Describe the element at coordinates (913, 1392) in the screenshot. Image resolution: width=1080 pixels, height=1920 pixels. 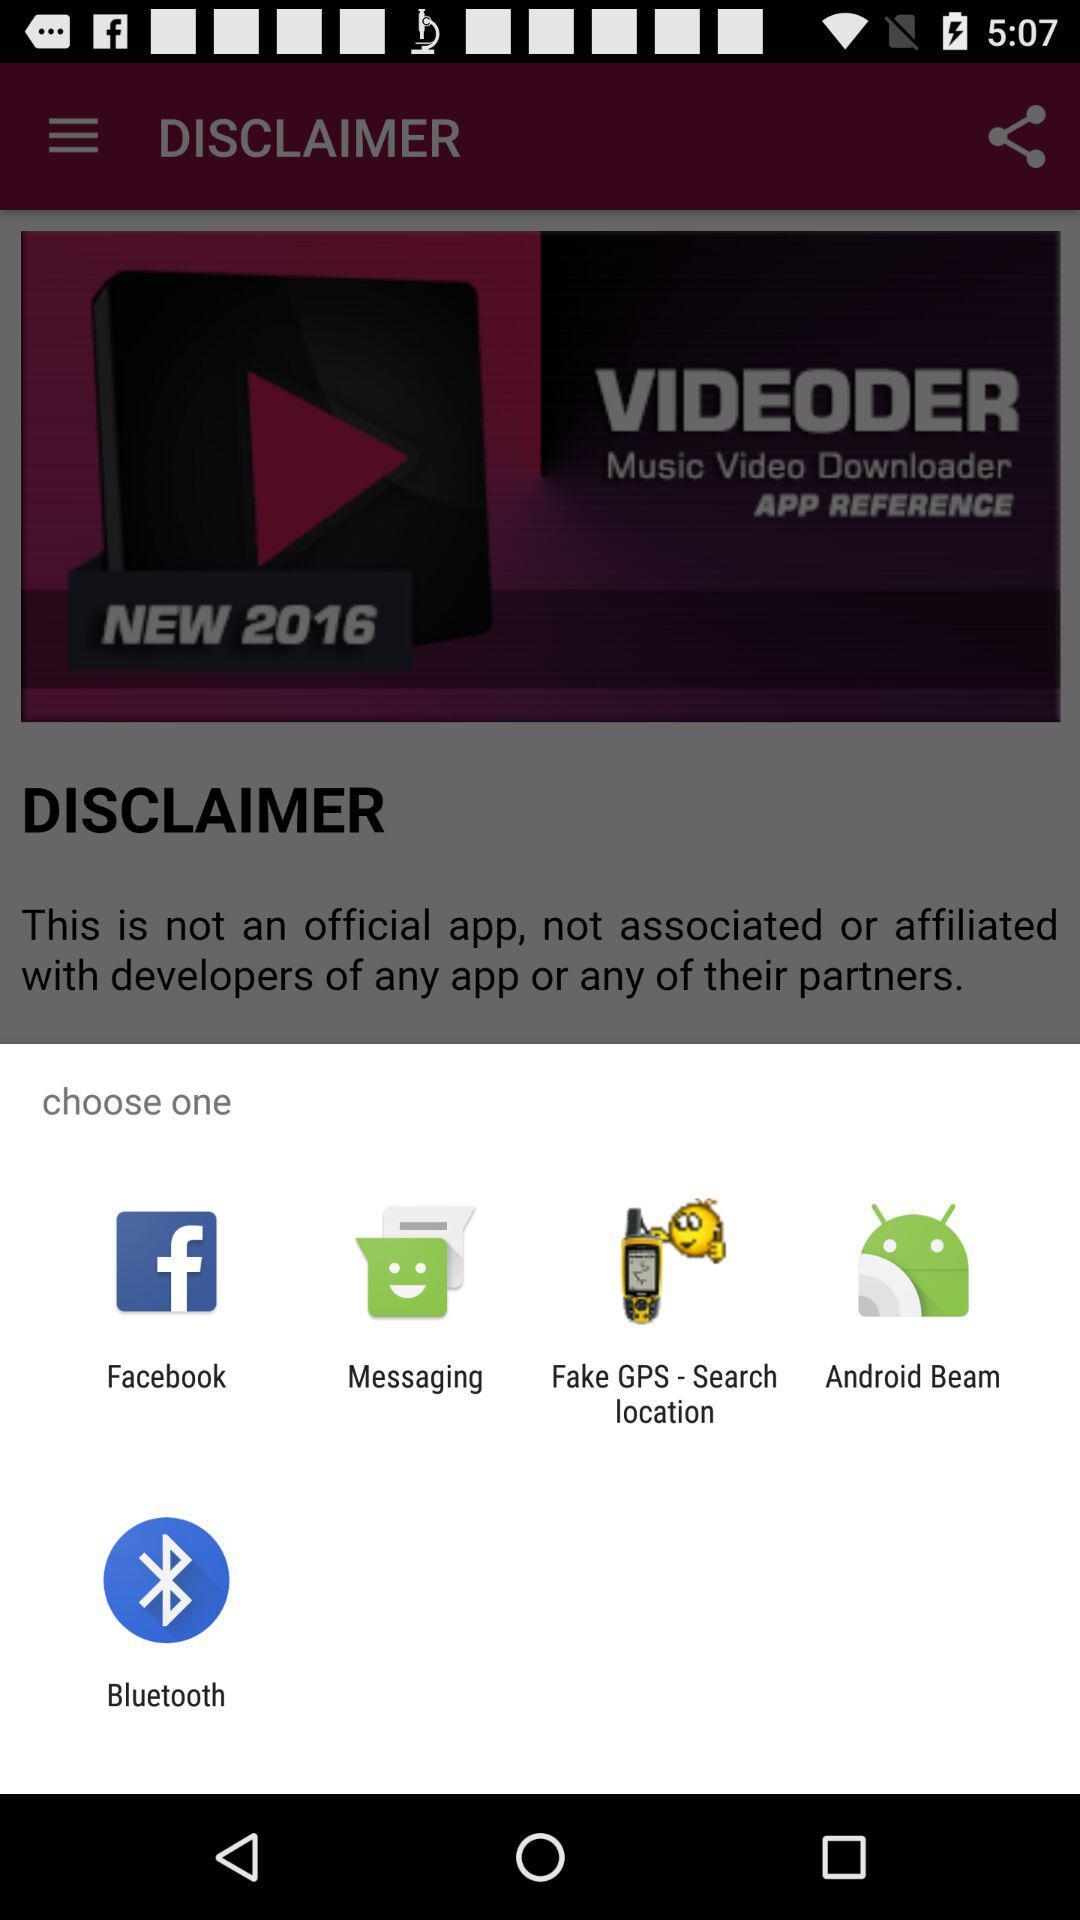
I see `the app next to fake gps search icon` at that location.